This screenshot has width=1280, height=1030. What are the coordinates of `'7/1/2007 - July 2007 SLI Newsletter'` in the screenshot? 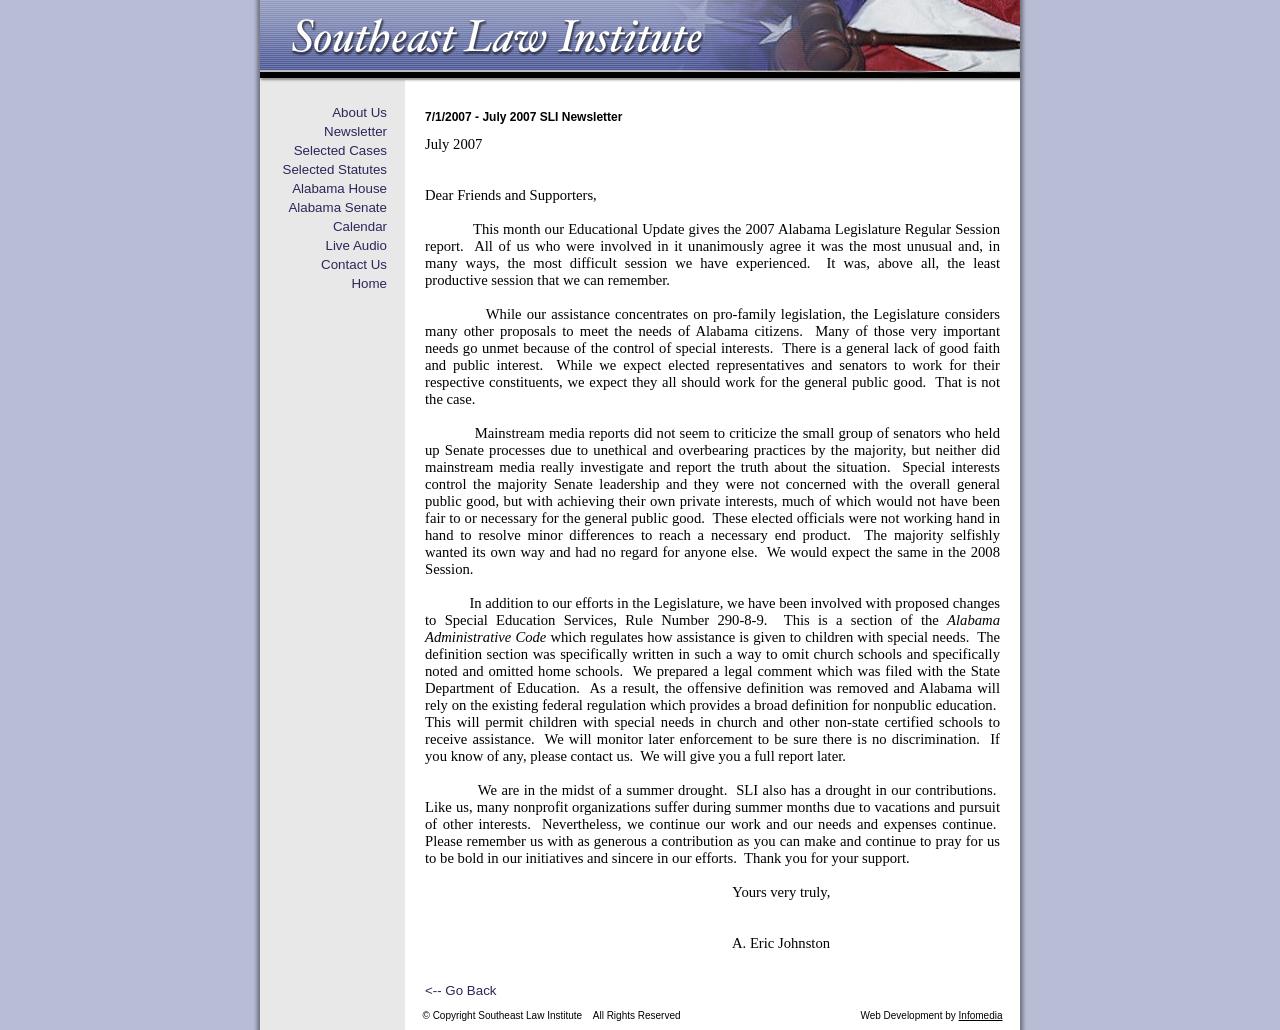 It's located at (523, 116).